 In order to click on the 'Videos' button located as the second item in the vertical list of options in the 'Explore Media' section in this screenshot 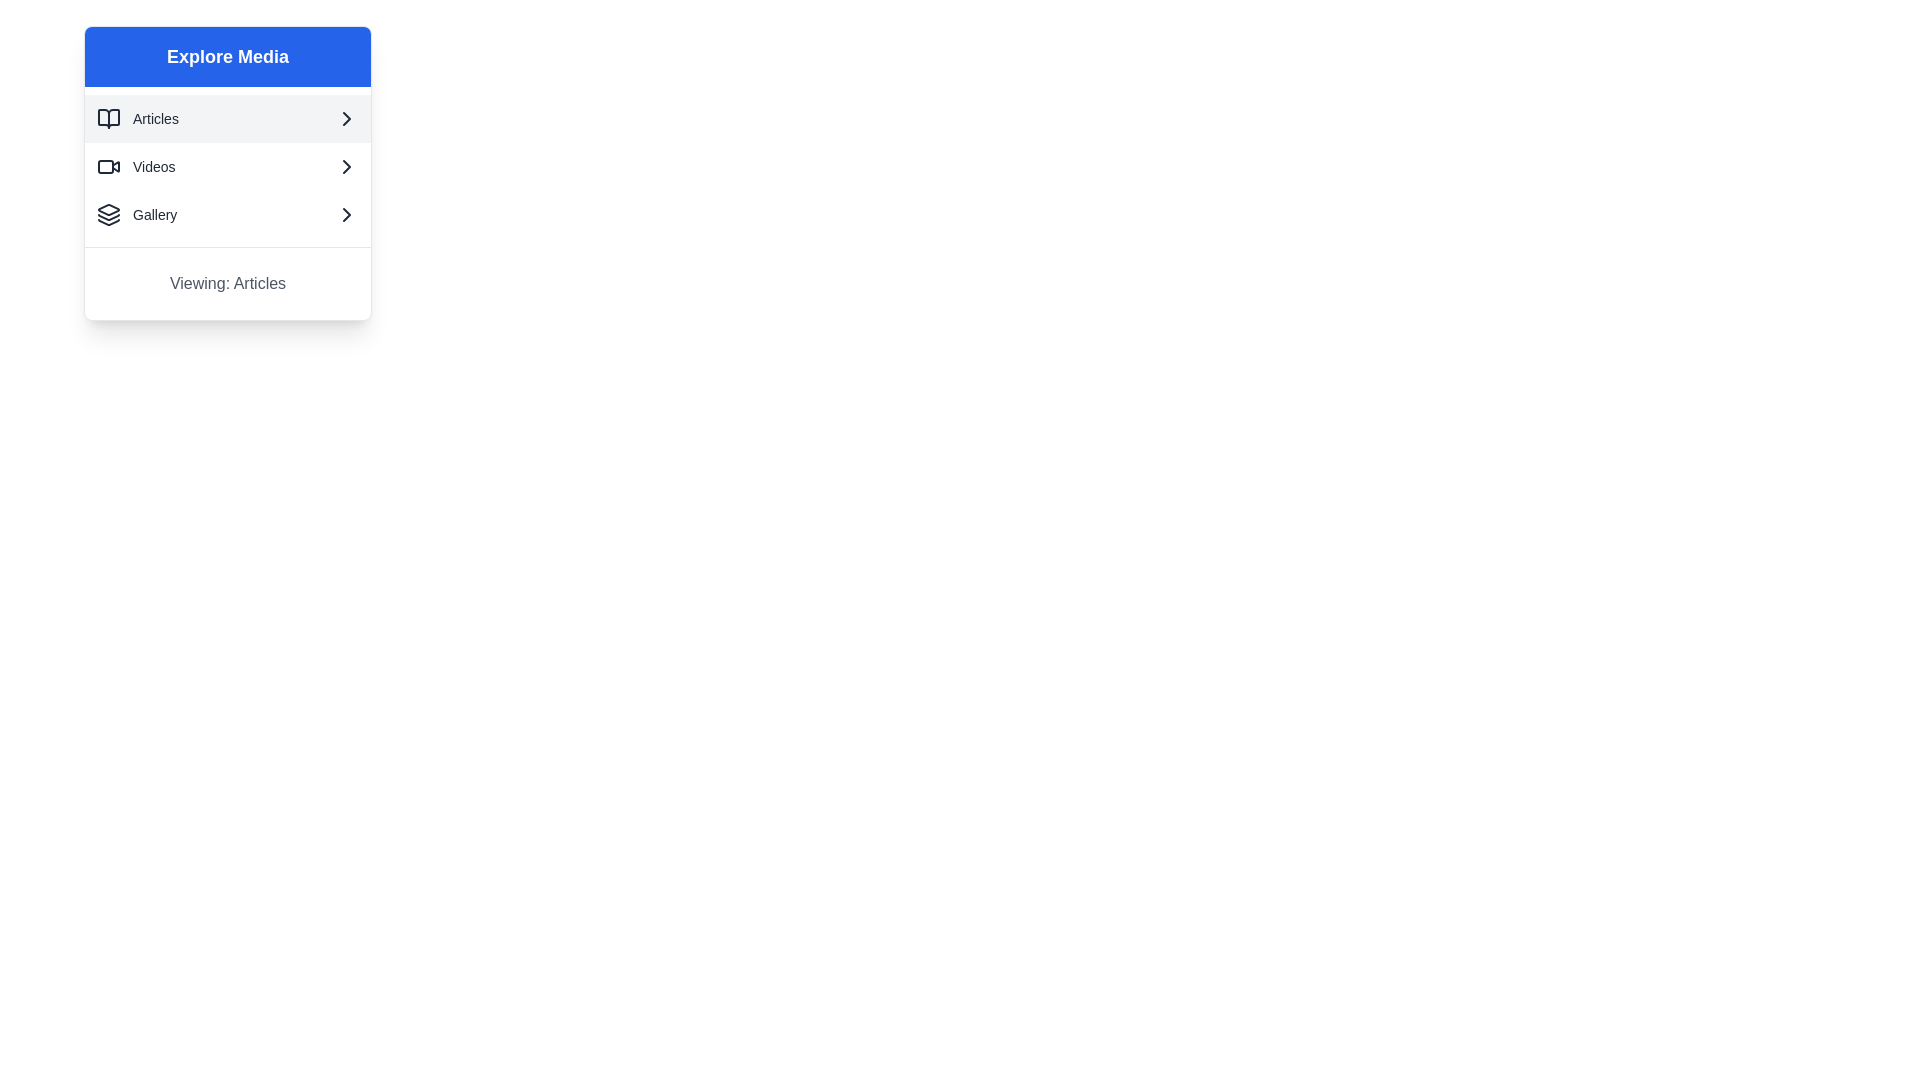, I will do `click(227, 165)`.